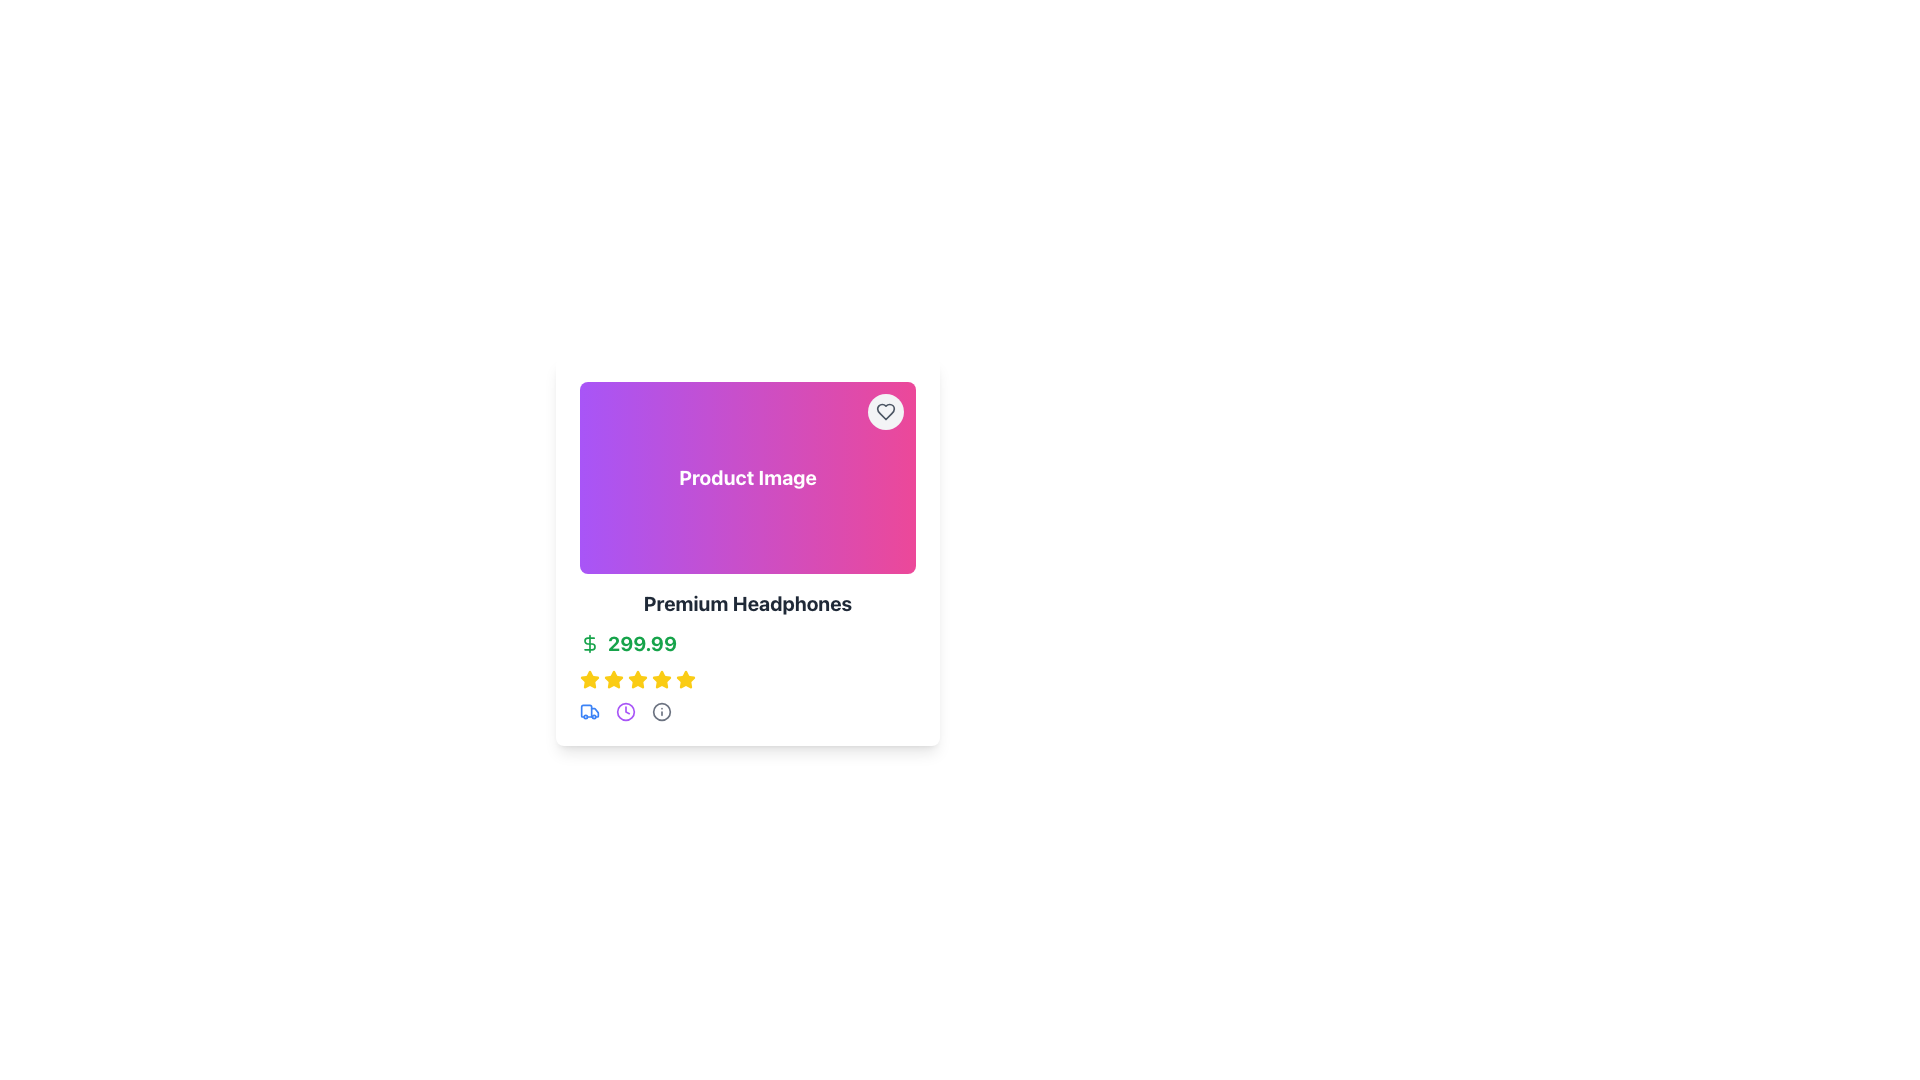 The height and width of the screenshot is (1080, 1920). I want to click on the first star icon representing the rating value displayed under the product price, which also includes a tooltip label, so click(589, 678).